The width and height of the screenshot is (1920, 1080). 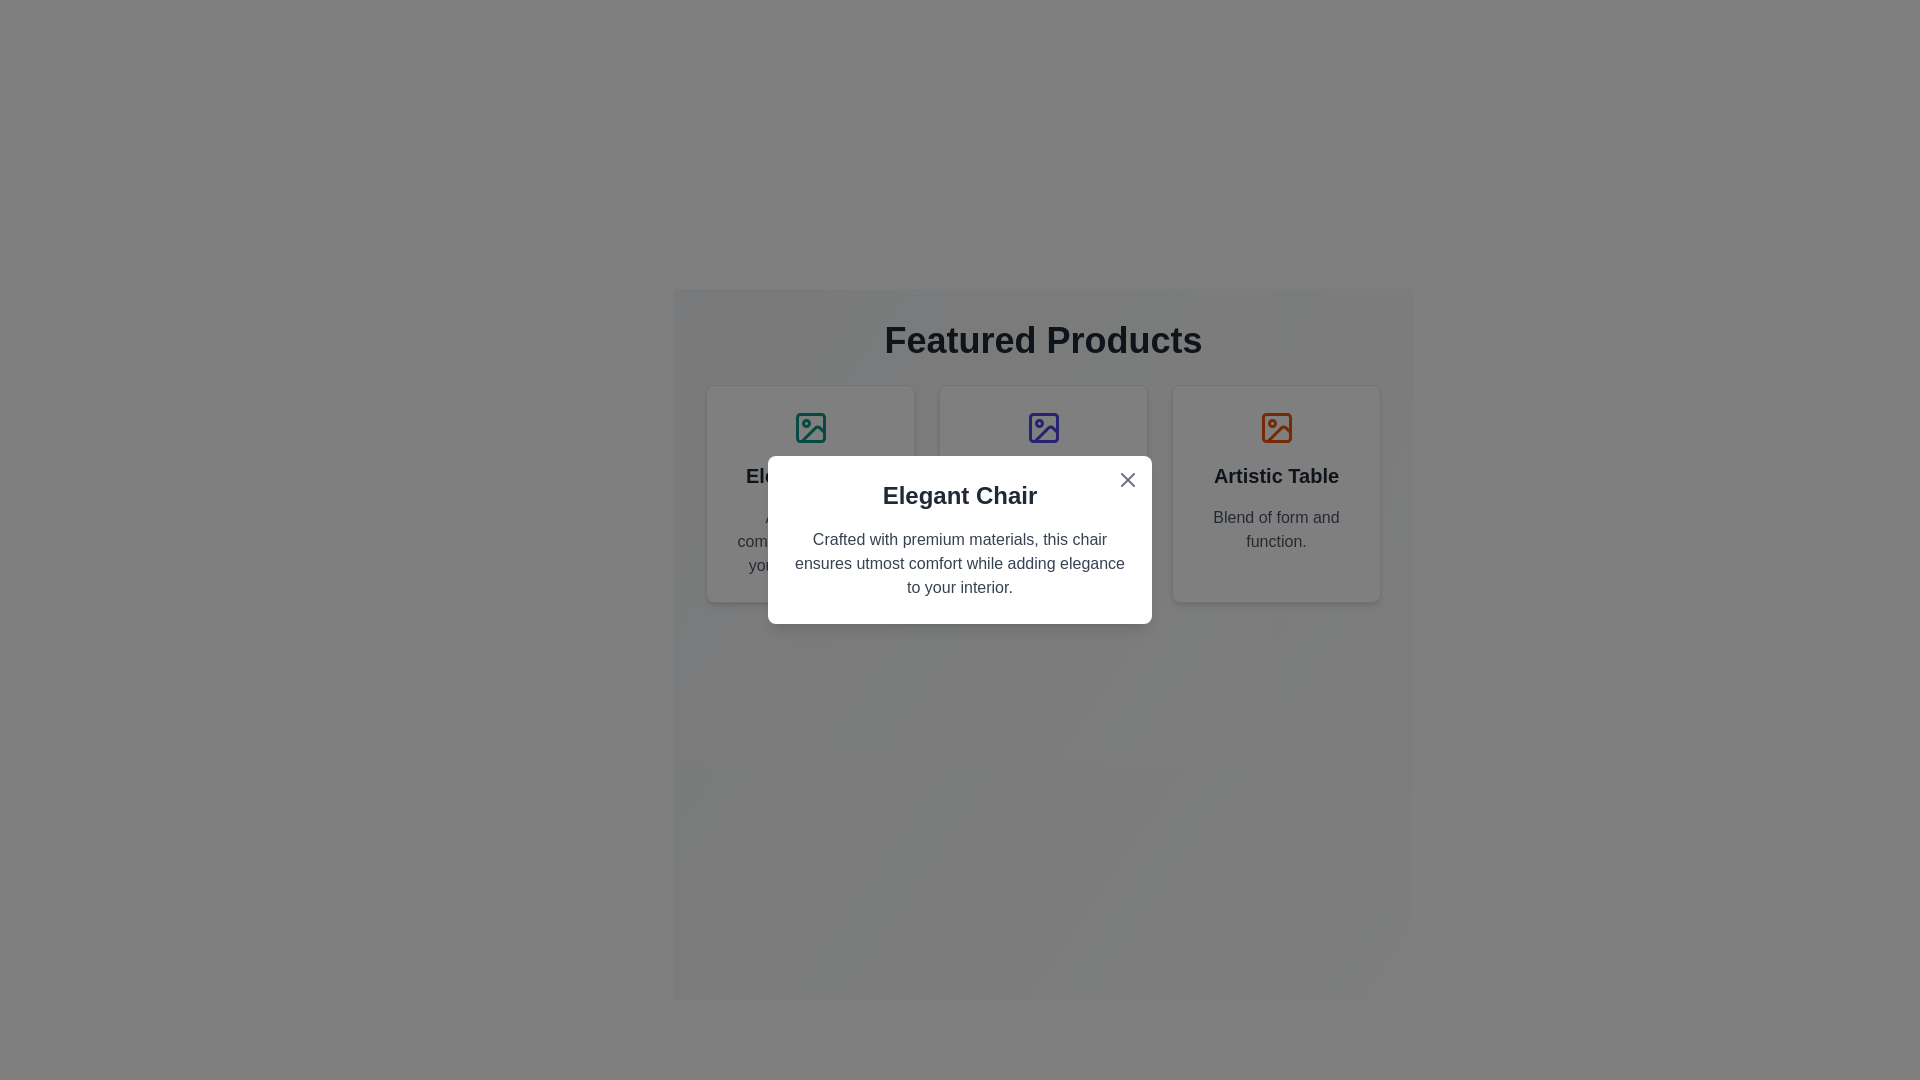 I want to click on the SVG rectangle graphic element that serves as an image or icon placeholder, located above the descriptive text 'Elegant Chair' in the second card of the 'Featured Products' section, so click(x=1042, y=427).